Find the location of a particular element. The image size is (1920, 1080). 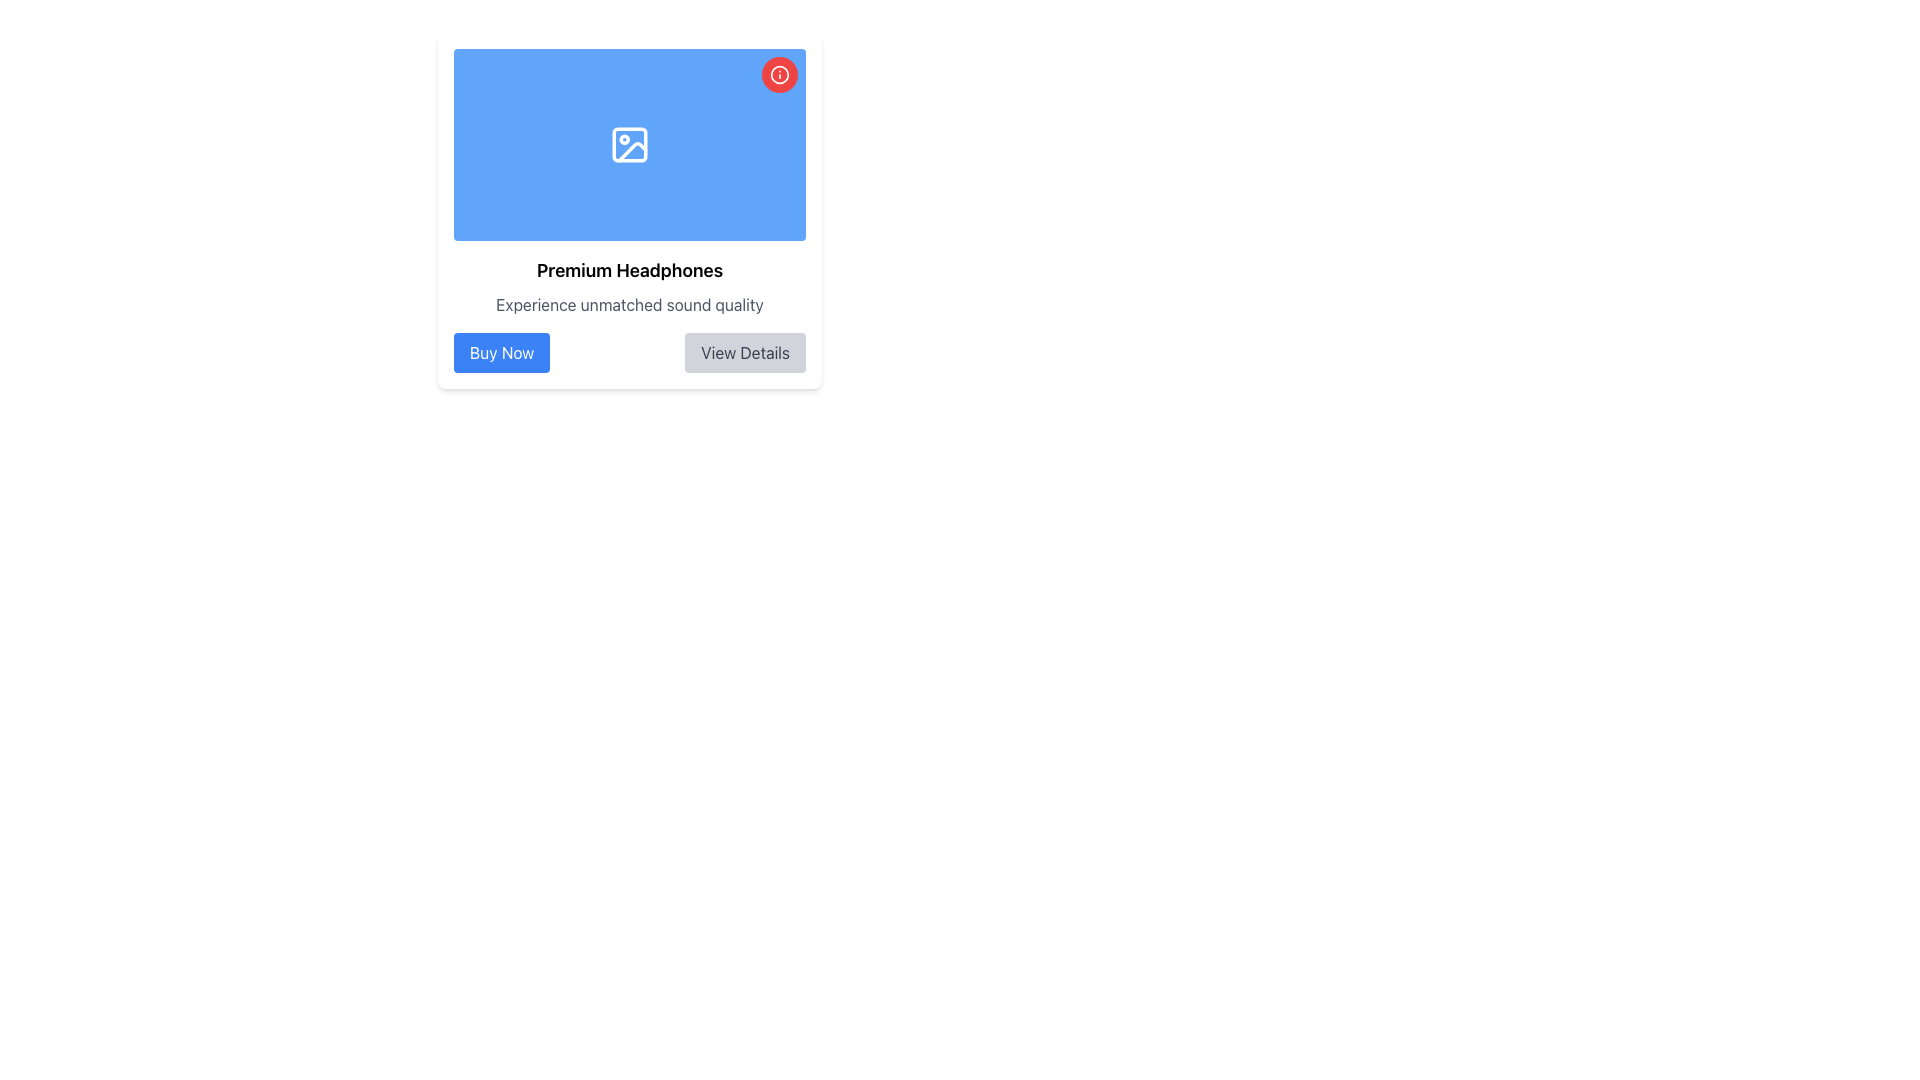

the Text Label that serves as a title or header for the associated product, which is centrally positioned and above the descriptive text 'Experience unmatched sound quality' is located at coordinates (628, 270).